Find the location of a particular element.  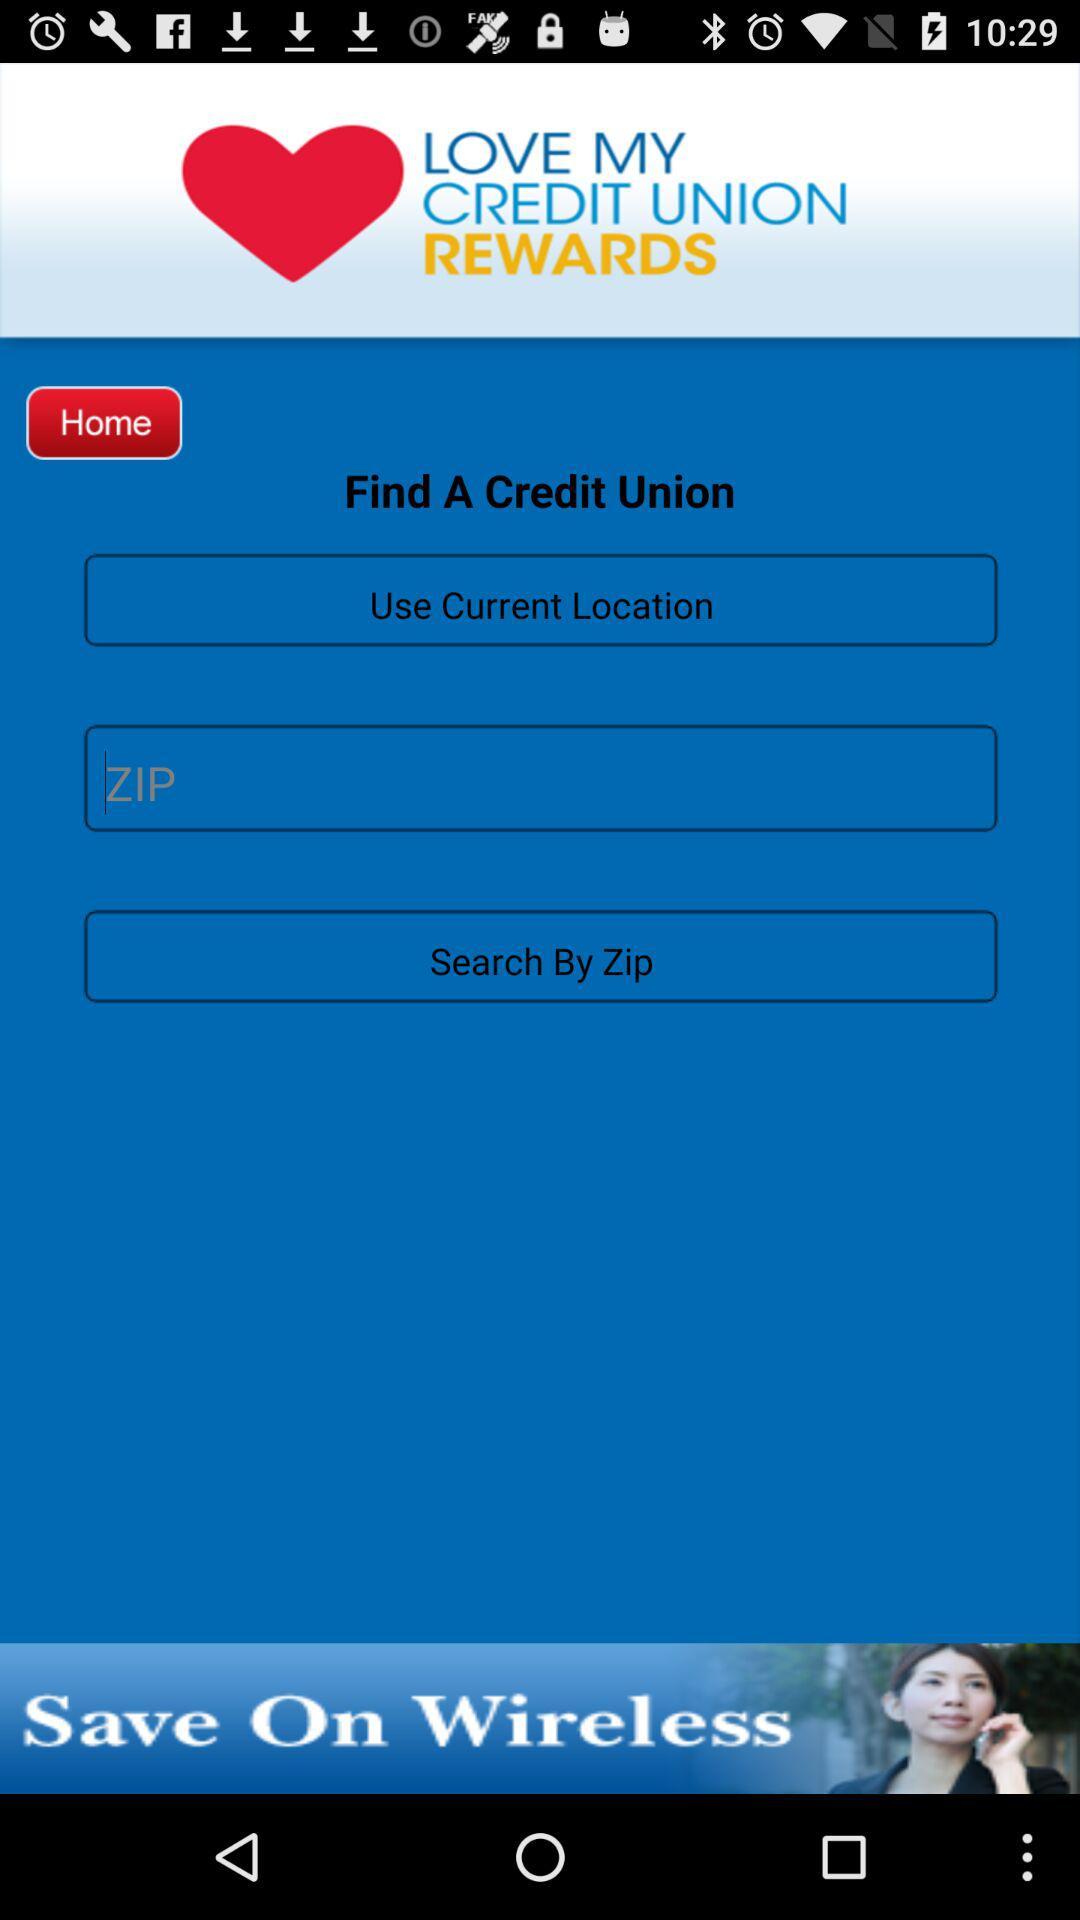

the icon to the left of the find a credit app is located at coordinates (104, 421).